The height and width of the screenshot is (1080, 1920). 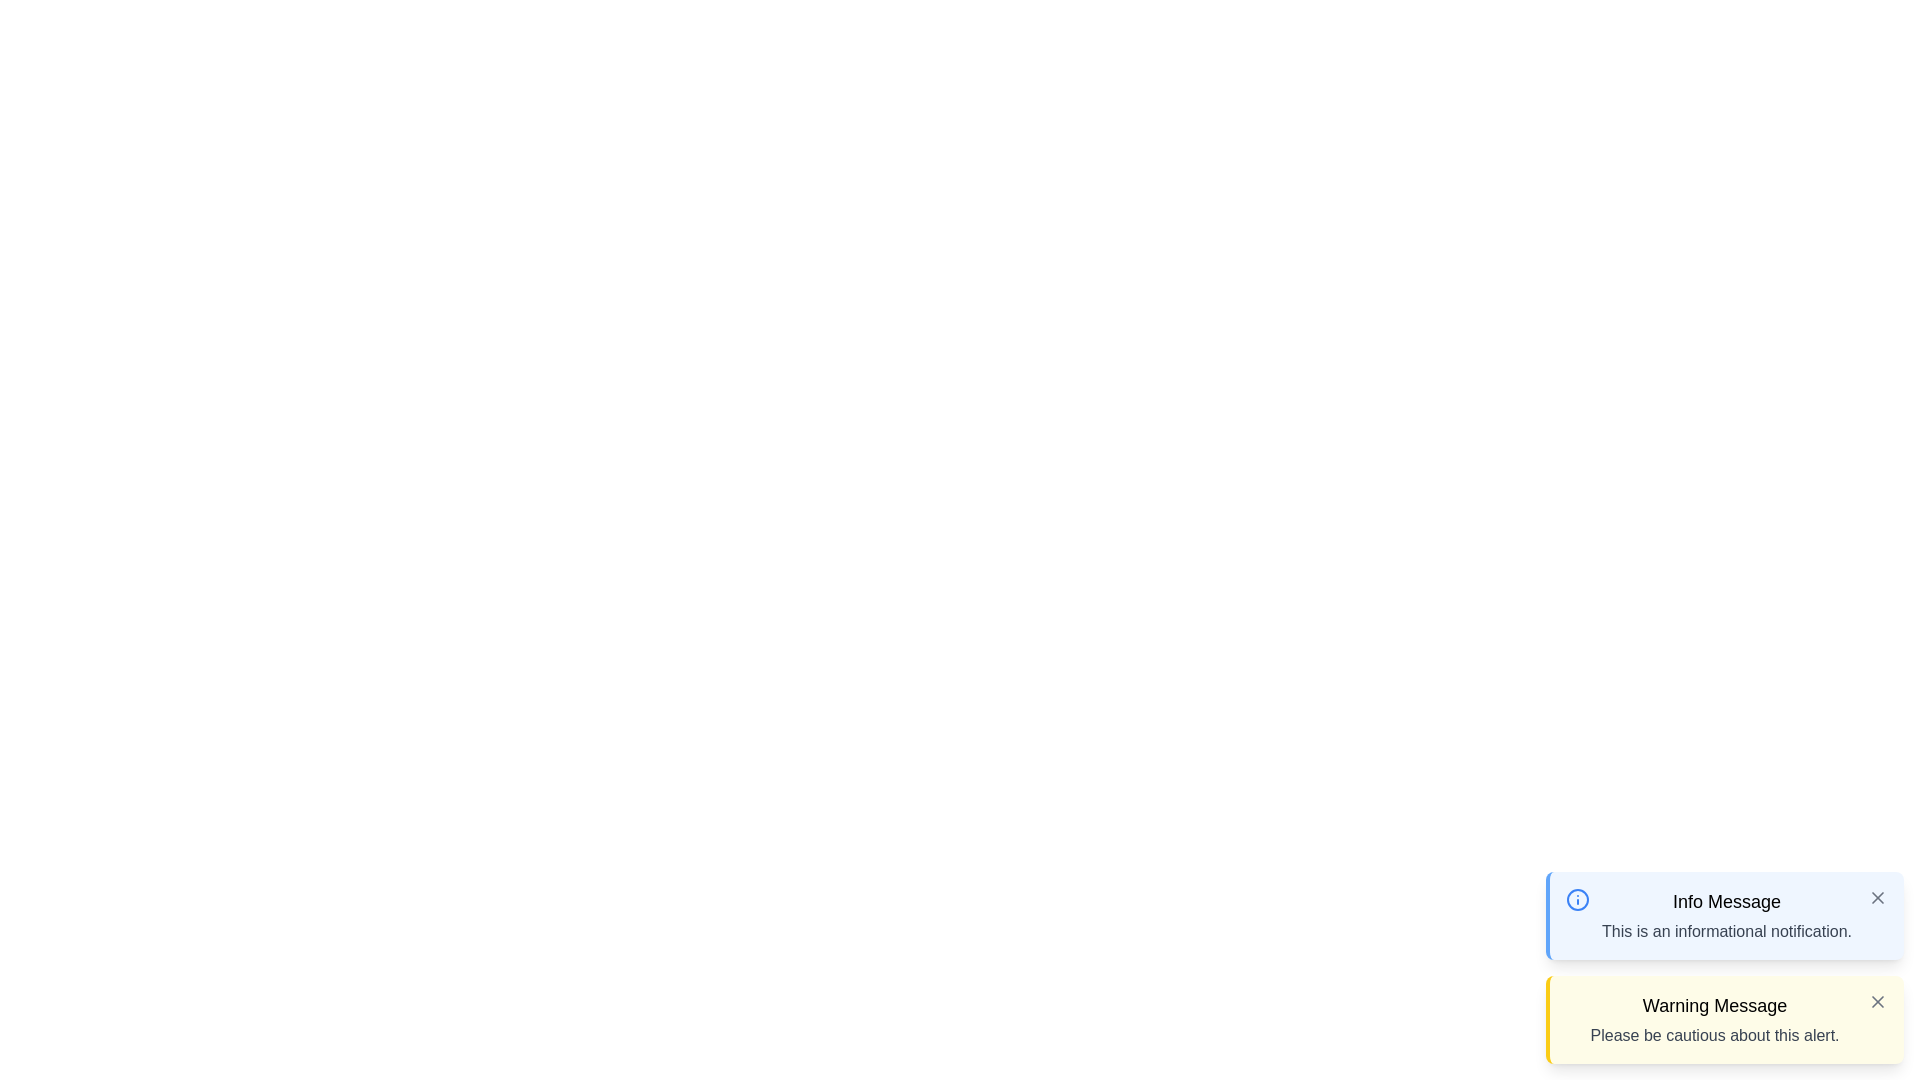 I want to click on the title Text label located at the upper portion of the blue notification box in the bottom-right corner of the interface, so click(x=1726, y=902).